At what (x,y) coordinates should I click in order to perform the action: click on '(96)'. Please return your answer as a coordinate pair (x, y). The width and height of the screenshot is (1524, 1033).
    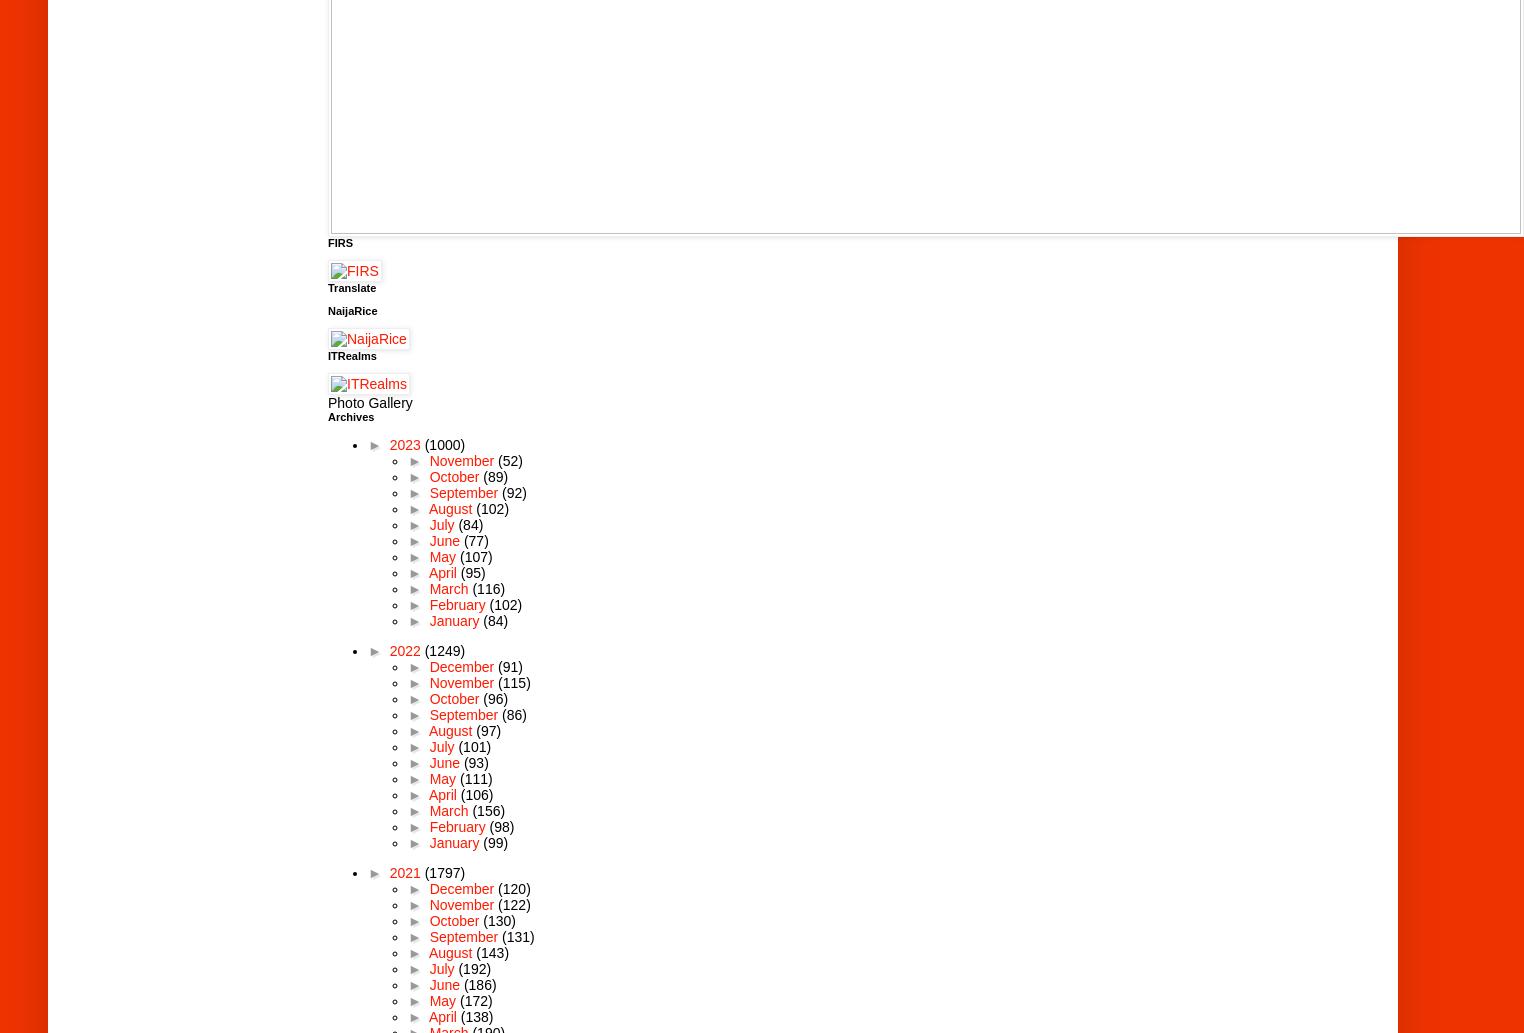
    Looking at the image, I should click on (495, 697).